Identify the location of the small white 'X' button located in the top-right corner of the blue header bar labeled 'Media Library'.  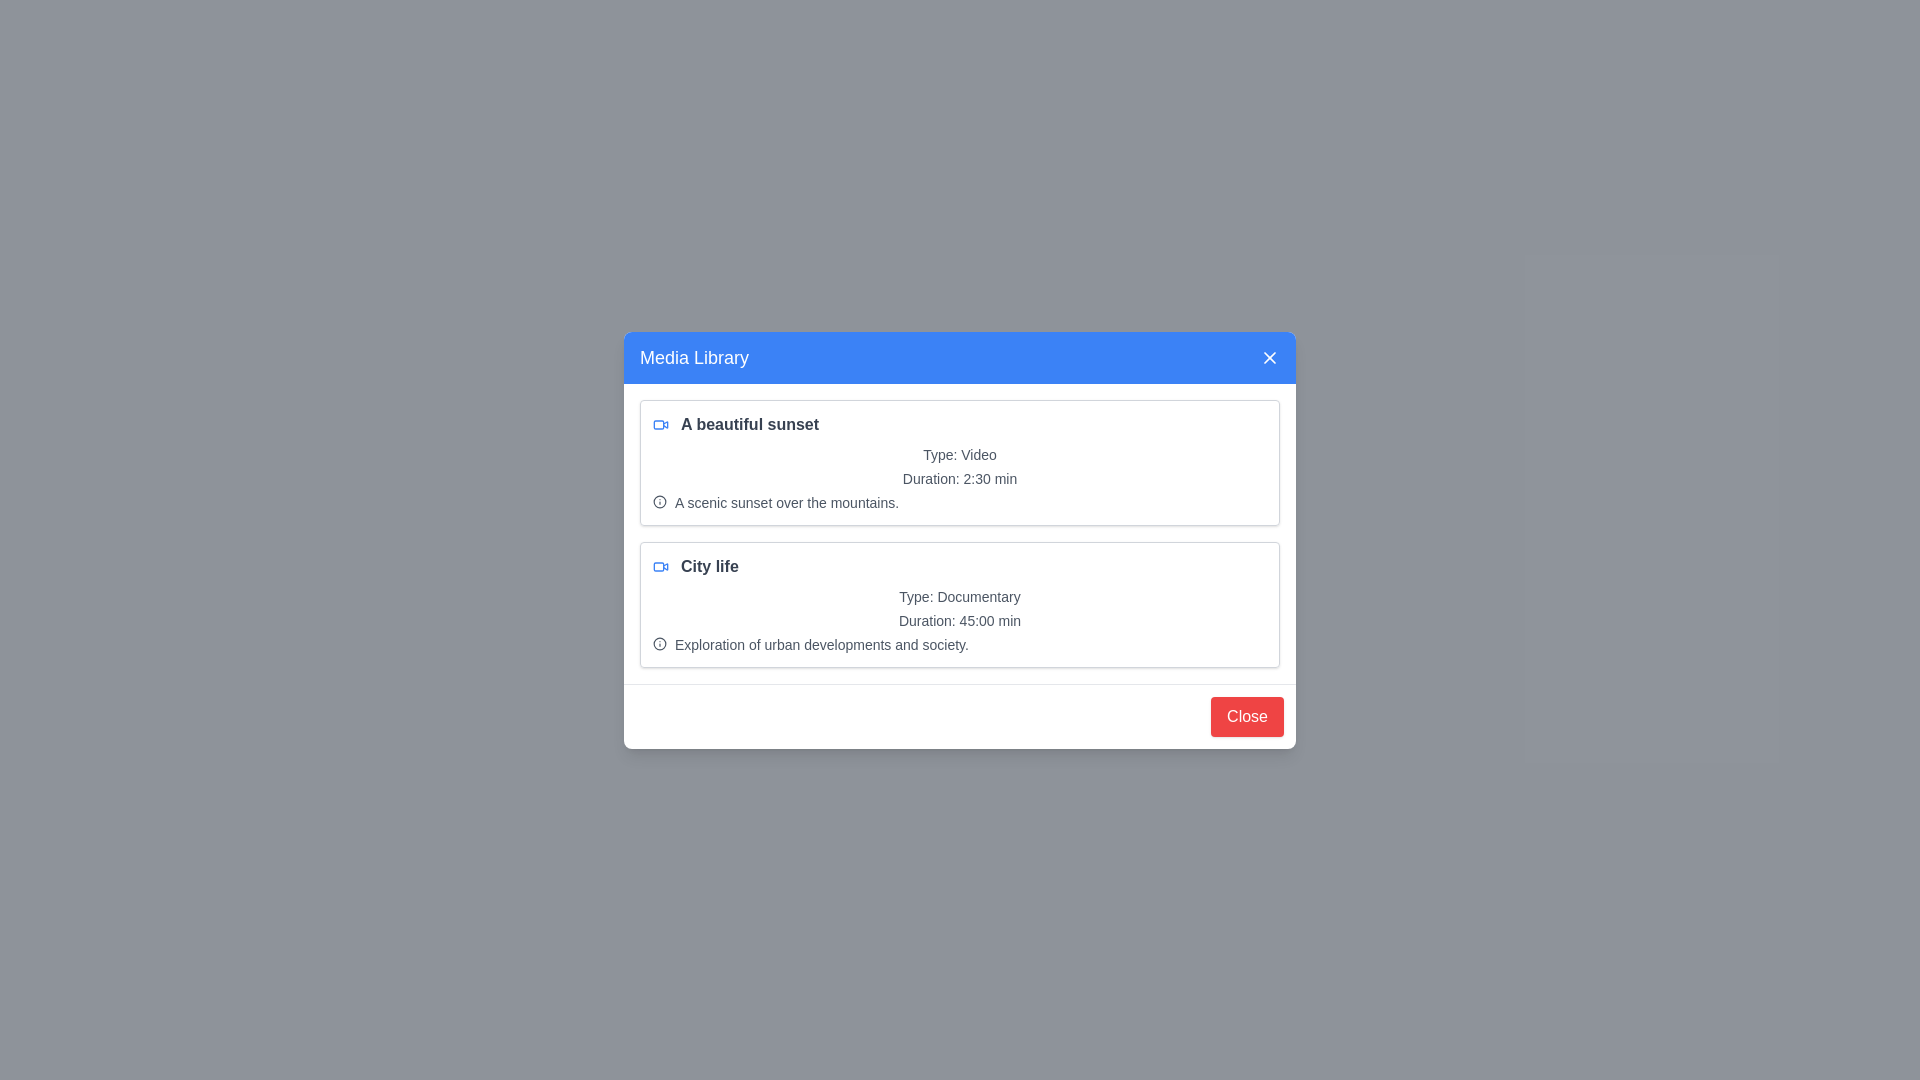
(1269, 356).